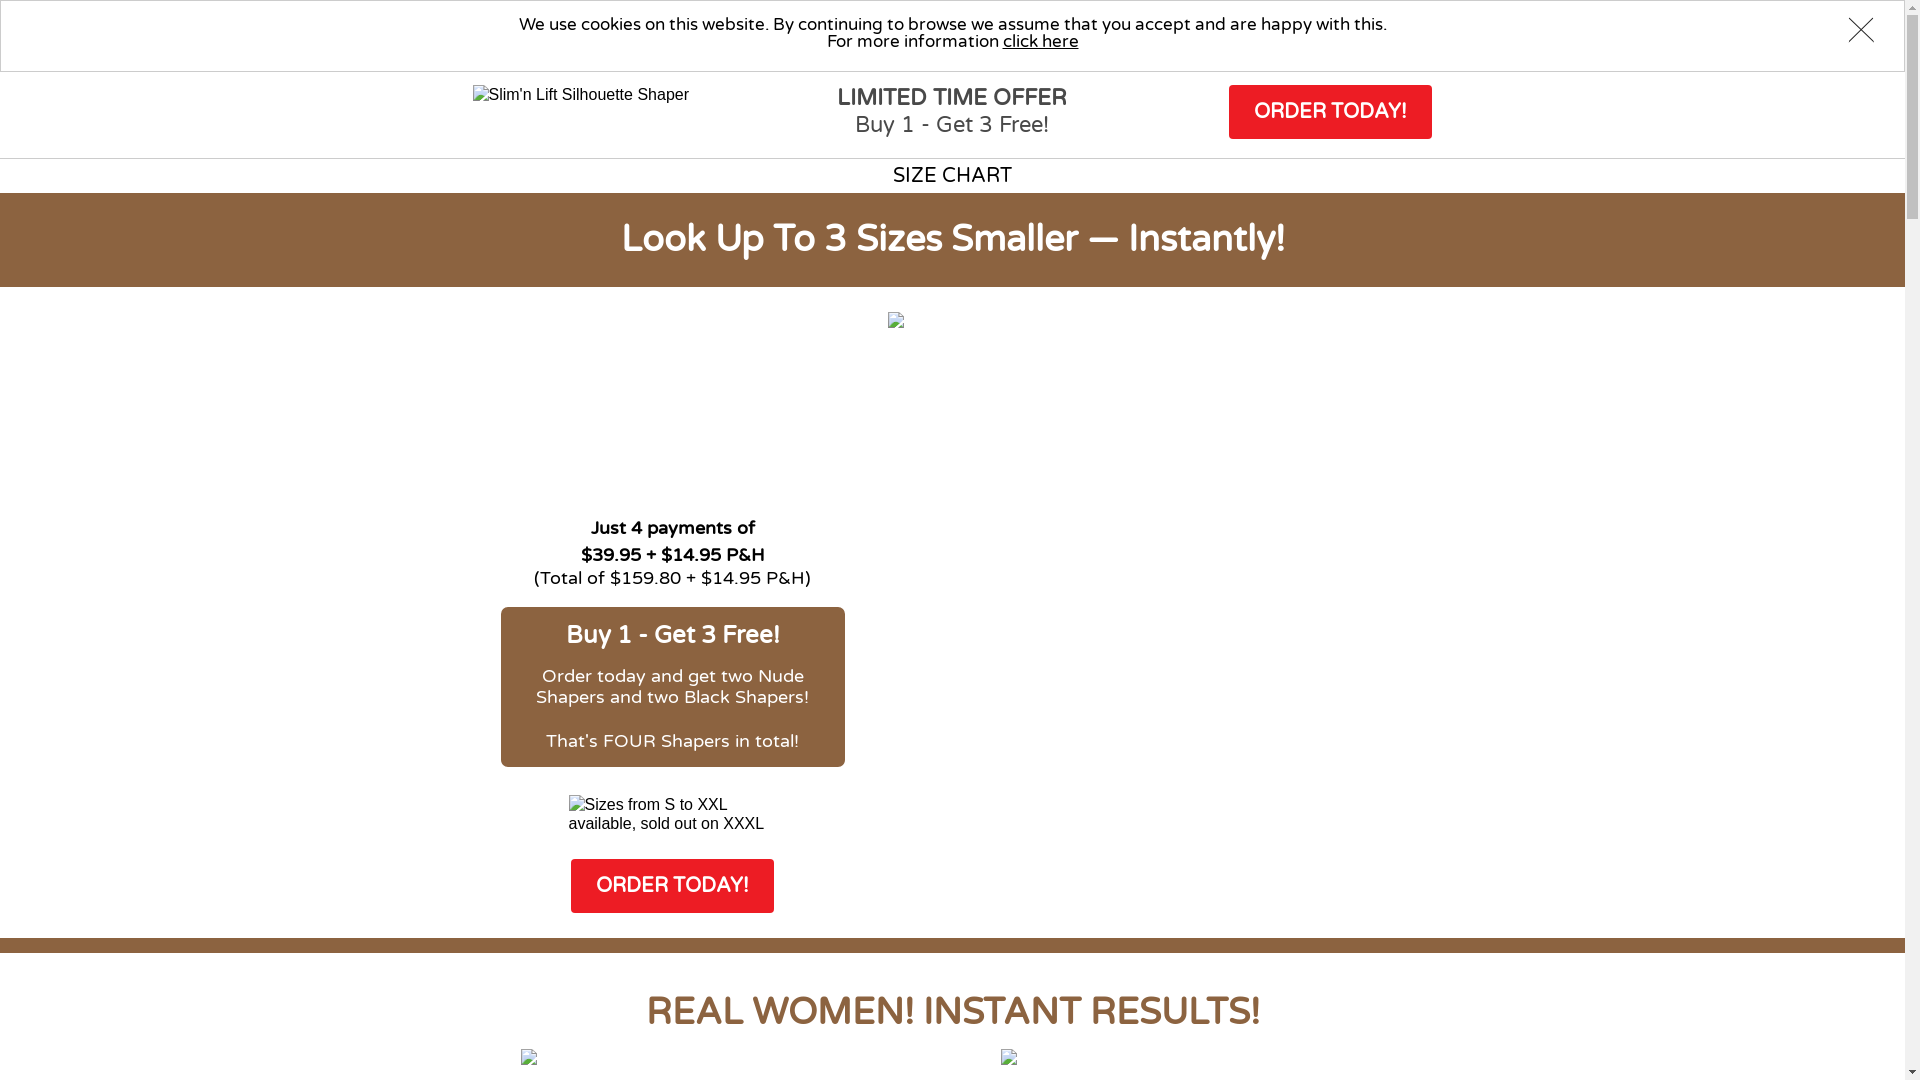 The height and width of the screenshot is (1080, 1920). Describe the element at coordinates (1002, 41) in the screenshot. I see `'click here'` at that location.